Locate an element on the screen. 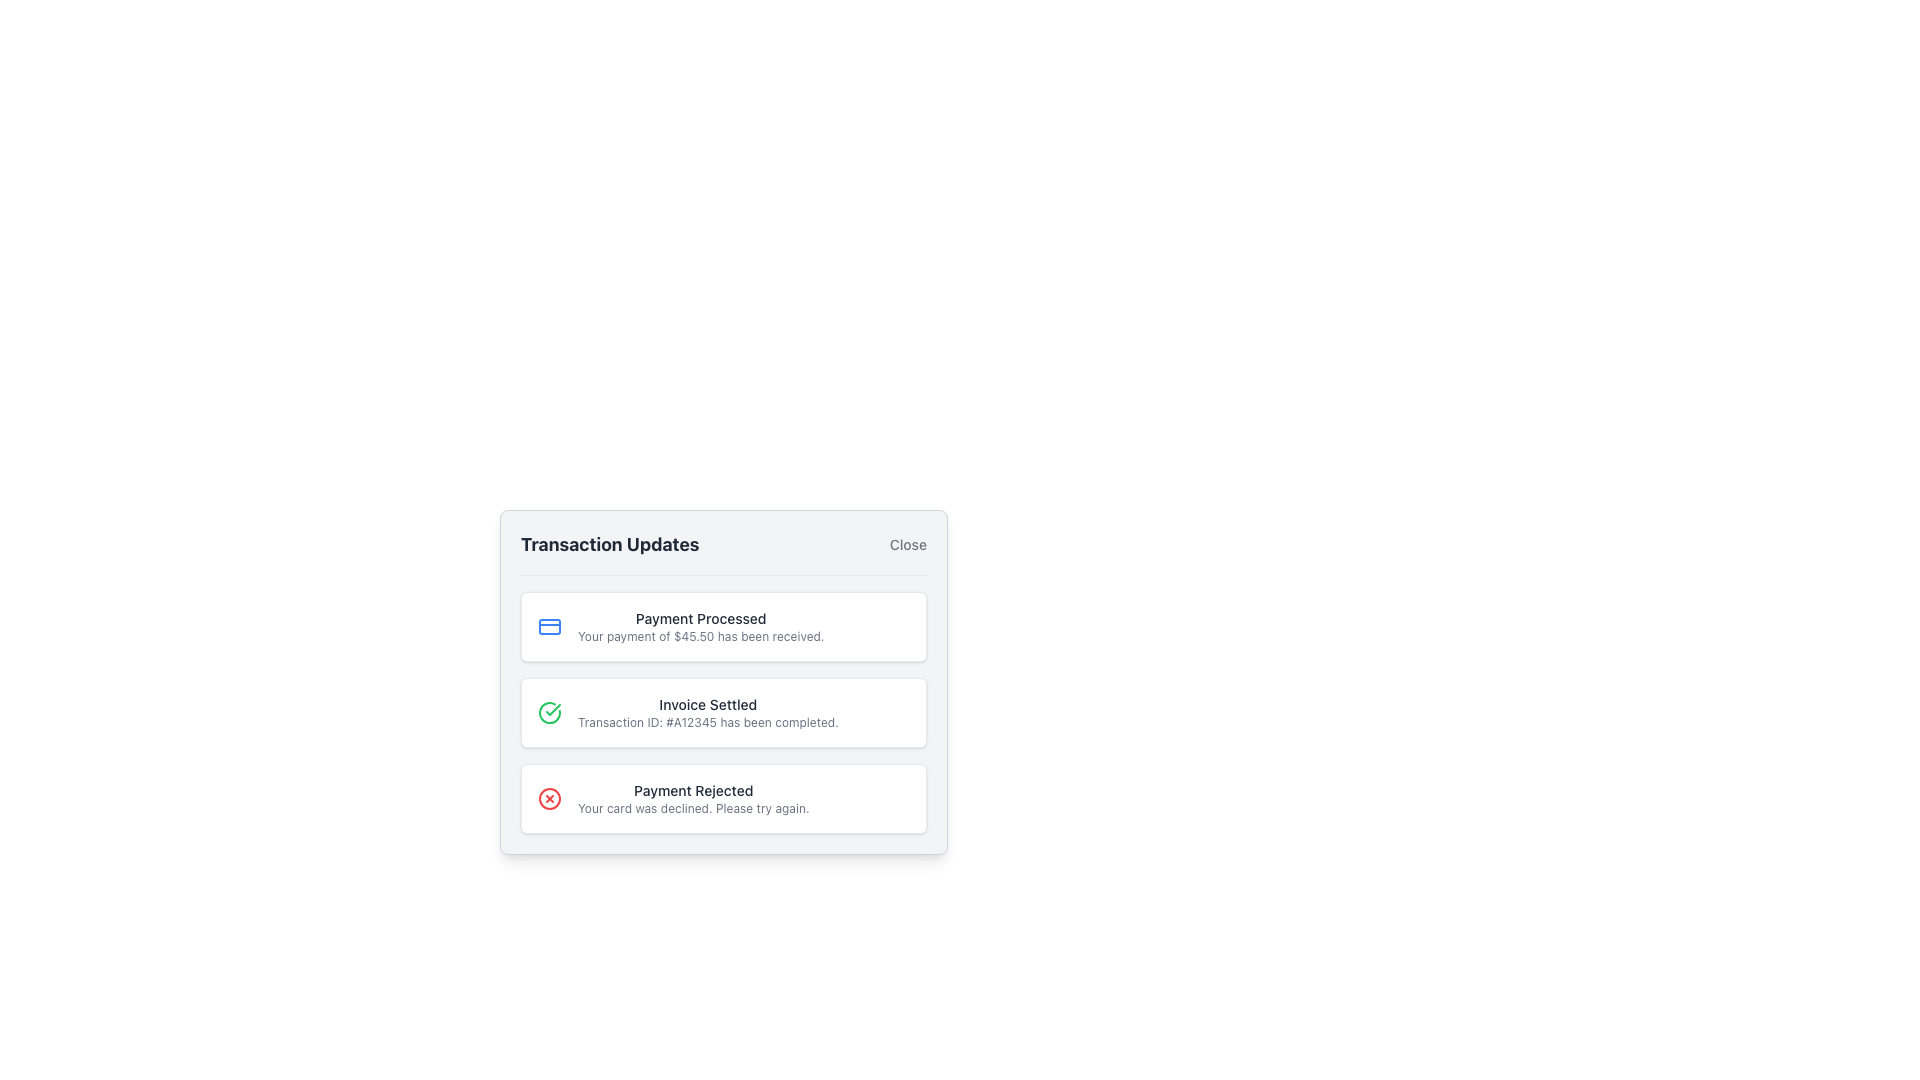 Image resolution: width=1920 pixels, height=1080 pixels. the visual indicator icon for a failed payment, located to the left of the text 'Payment Rejected' in the third card of the modal interface is located at coordinates (550, 797).